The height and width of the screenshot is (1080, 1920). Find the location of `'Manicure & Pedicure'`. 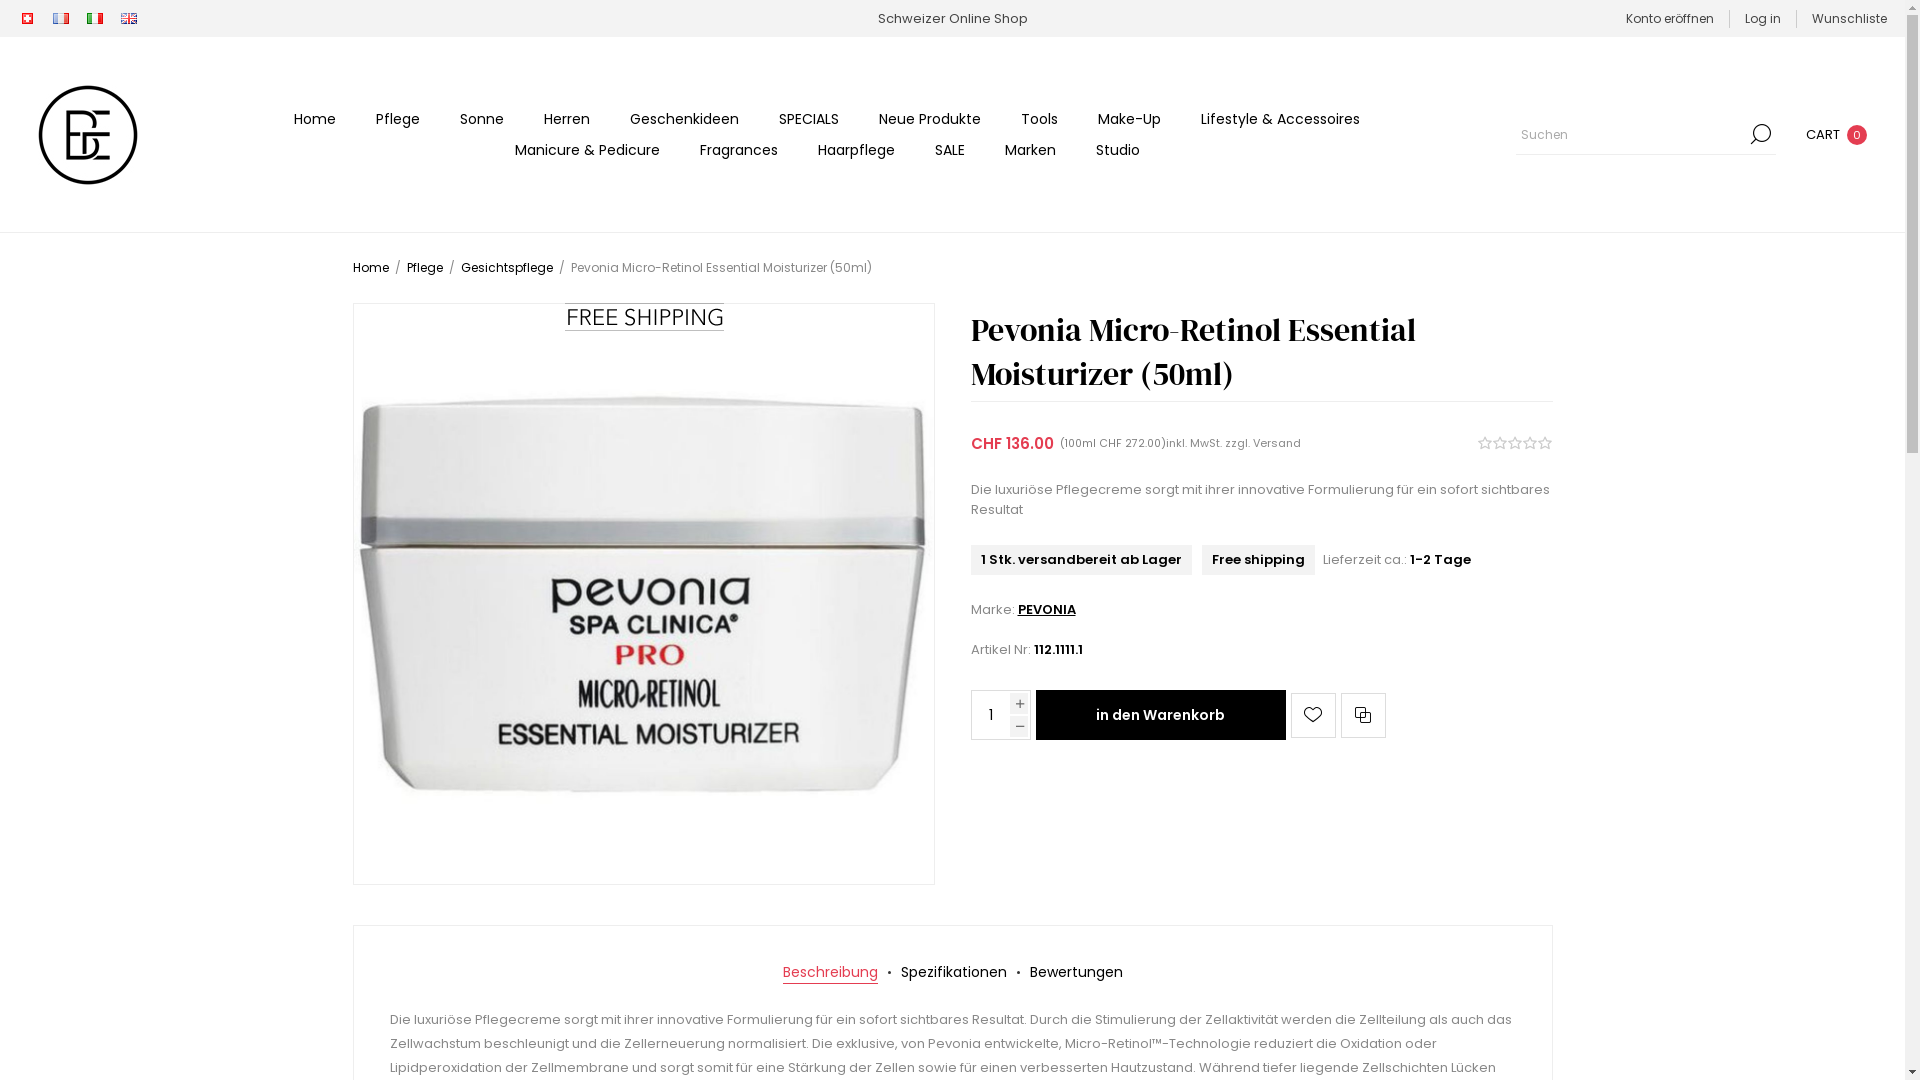

'Manicure & Pedicure' is located at coordinates (585, 149).